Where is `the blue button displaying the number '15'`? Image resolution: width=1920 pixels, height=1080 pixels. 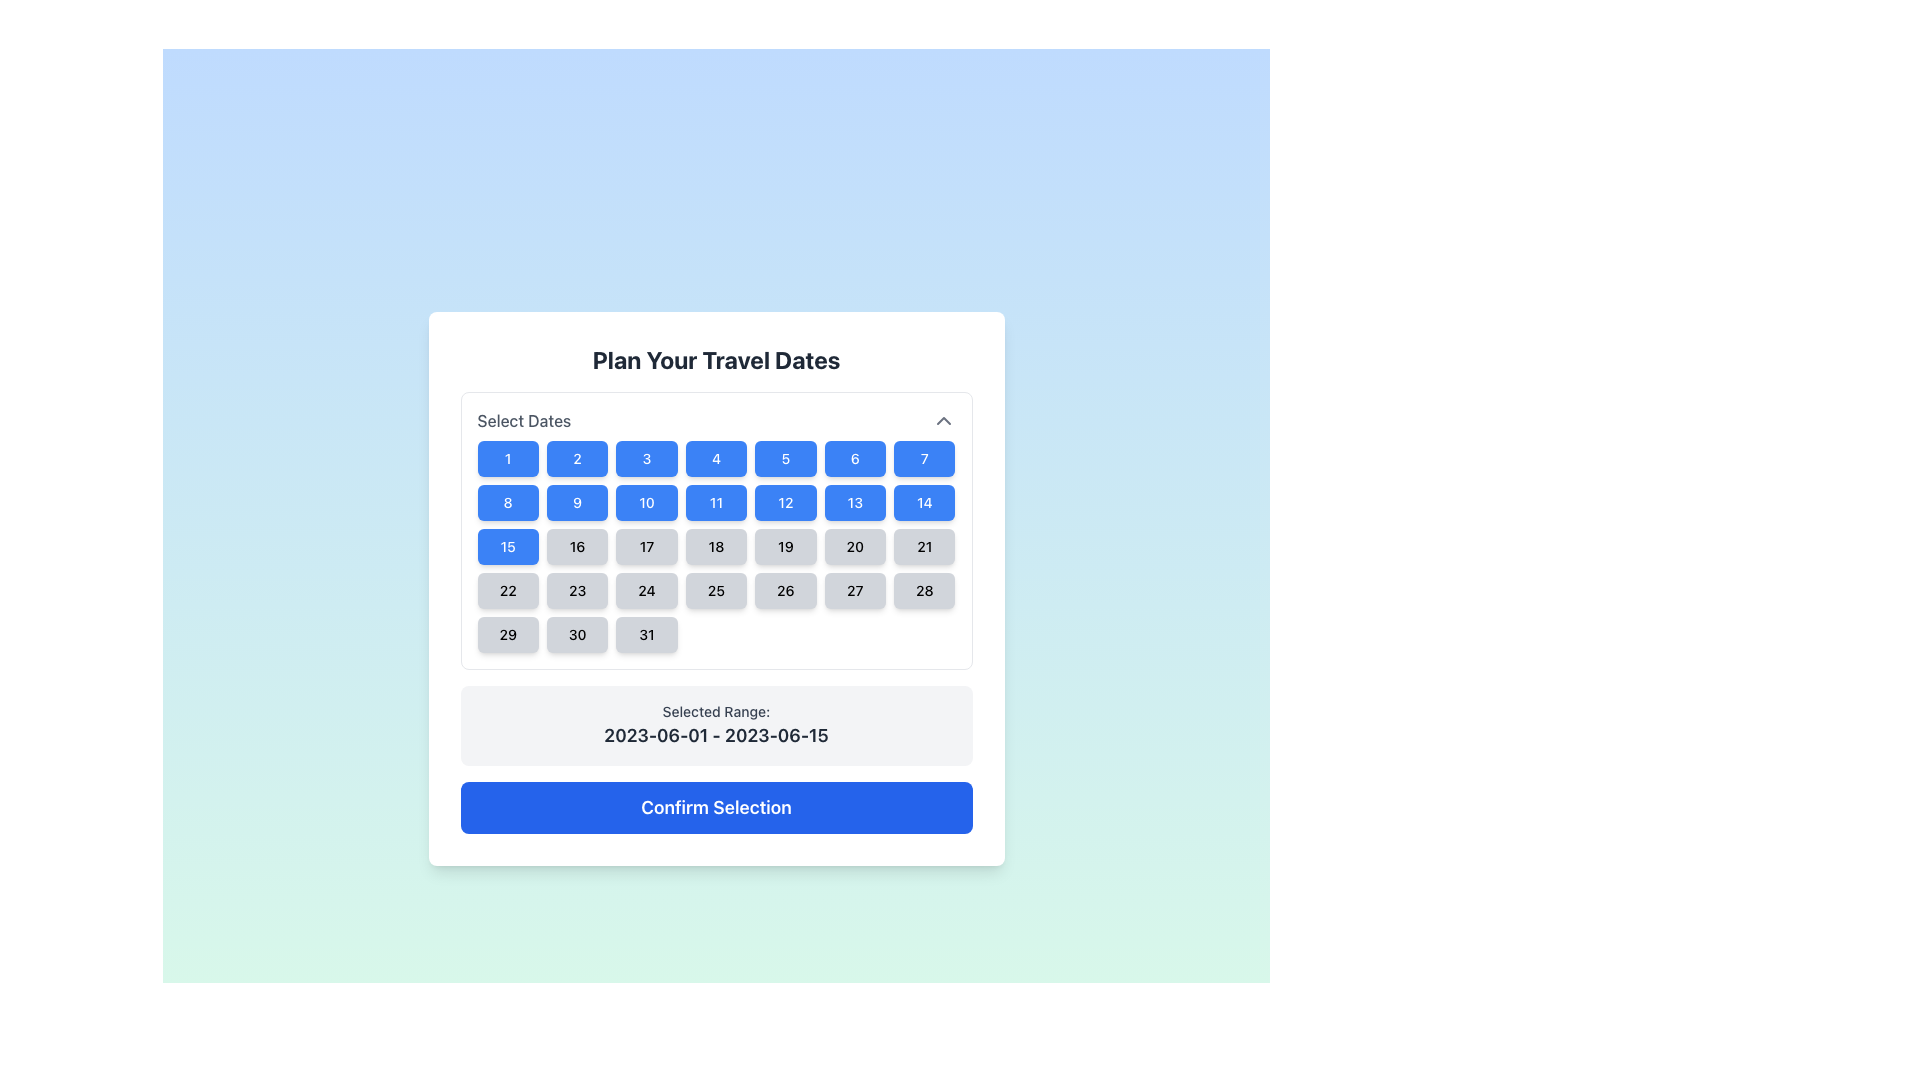
the blue button displaying the number '15' is located at coordinates (508, 547).